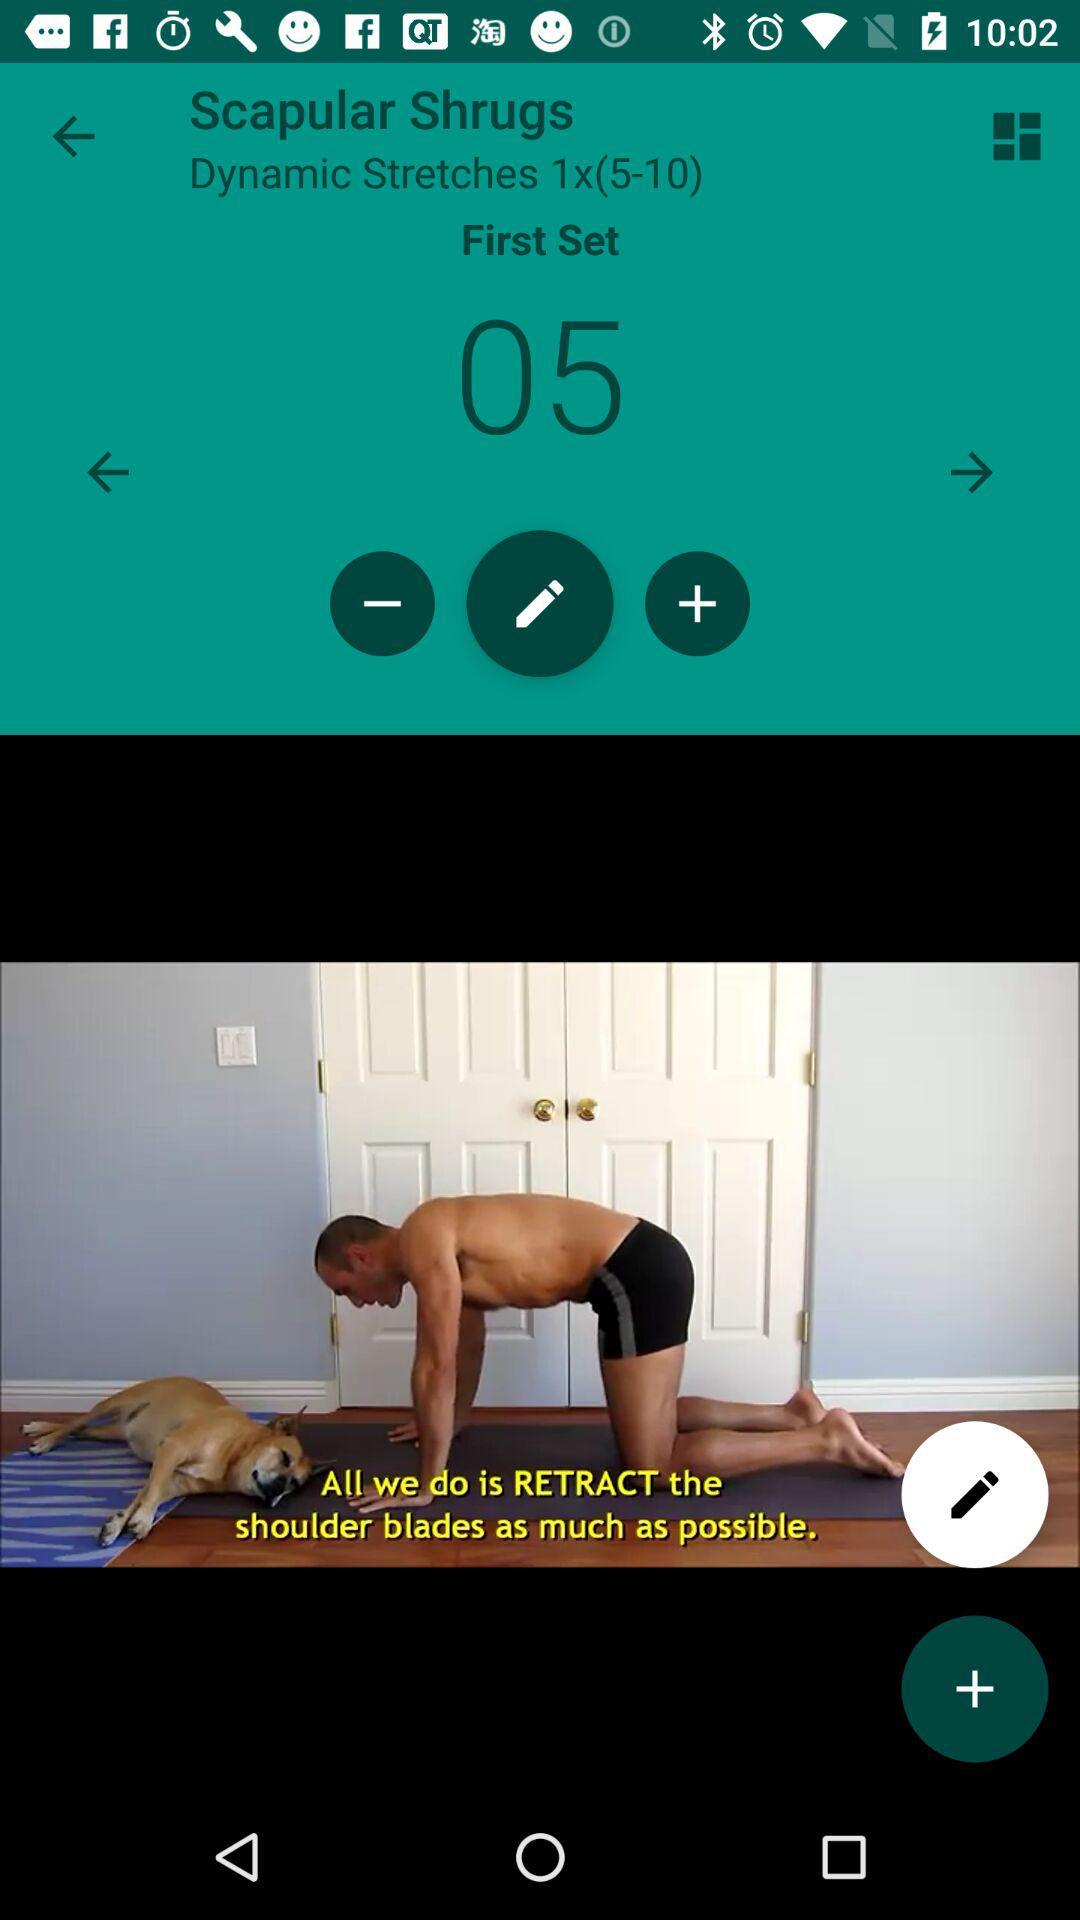 This screenshot has height=1920, width=1080. I want to click on the add icon, so click(974, 1807).